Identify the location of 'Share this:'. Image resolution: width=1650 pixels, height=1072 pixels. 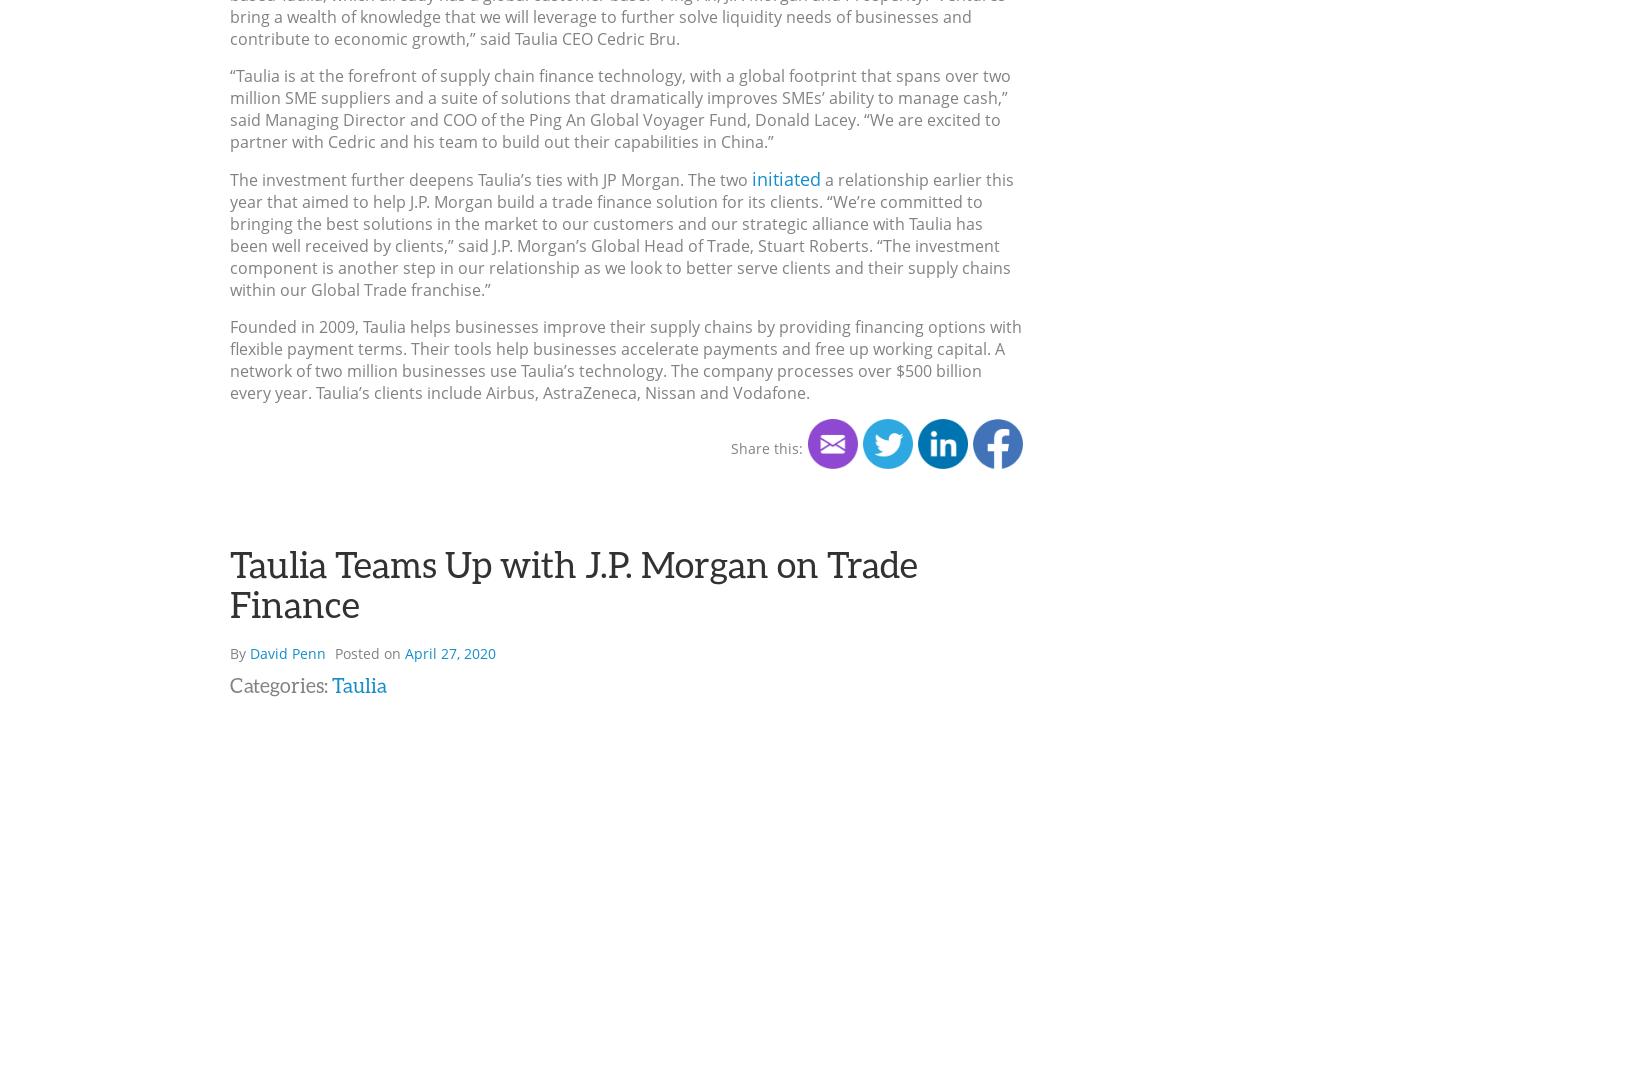
(765, 447).